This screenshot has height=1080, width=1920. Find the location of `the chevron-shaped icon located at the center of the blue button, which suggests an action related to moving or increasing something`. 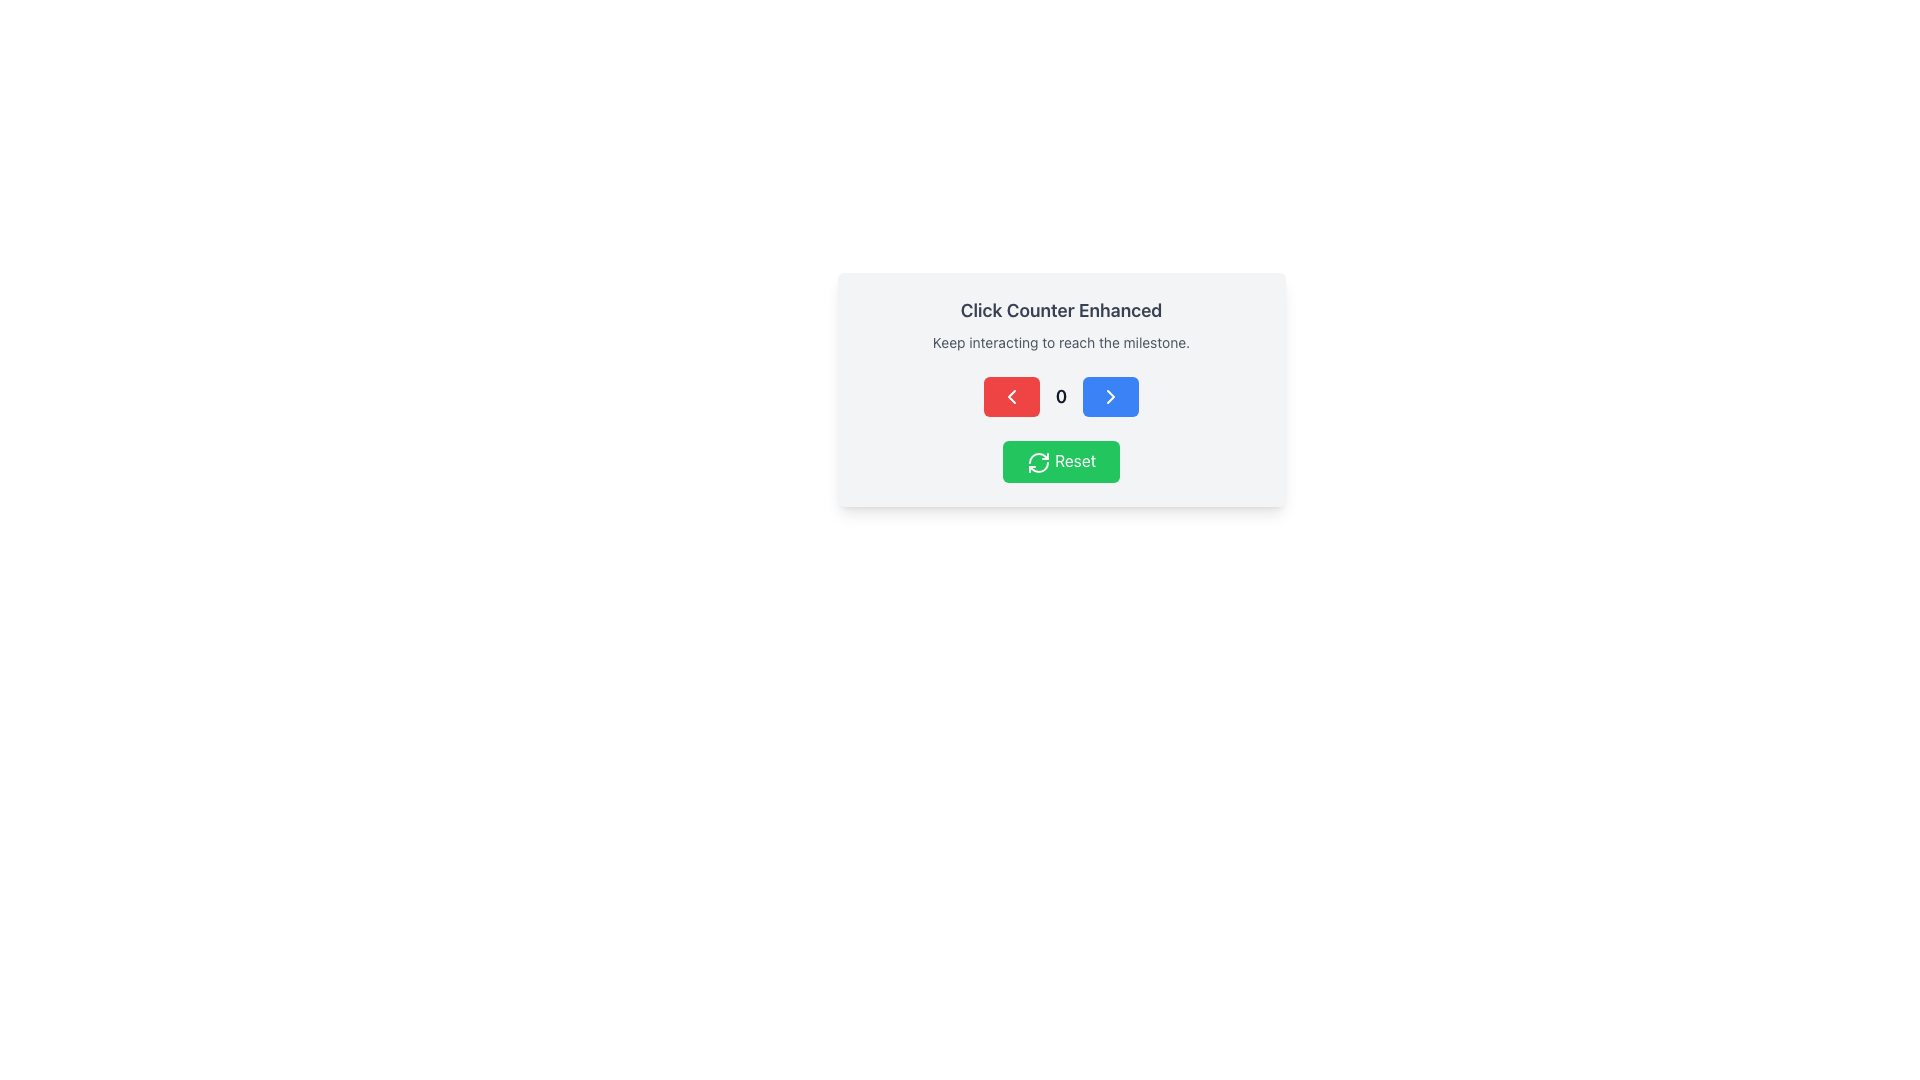

the chevron-shaped icon located at the center of the blue button, which suggests an action related to moving or increasing something is located at coordinates (1110, 397).